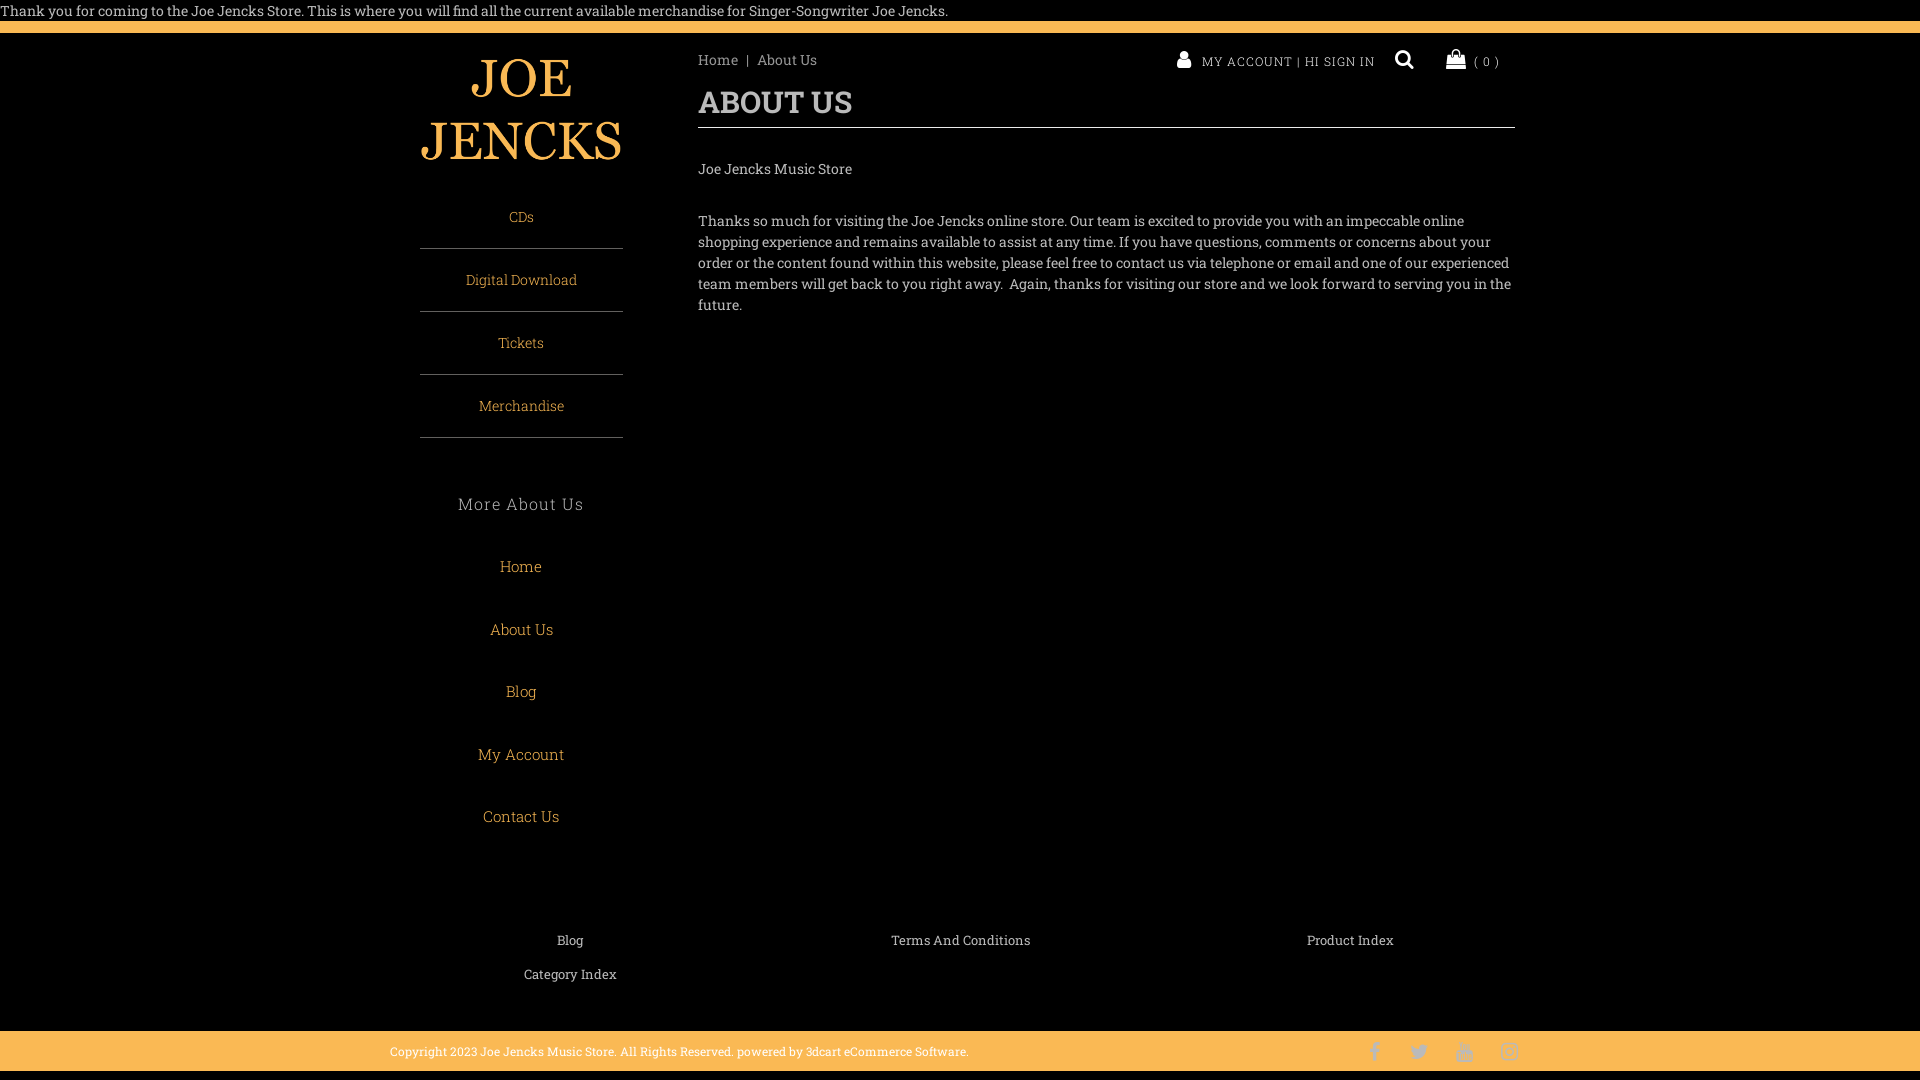  I want to click on 'Contact Us', so click(521, 816).